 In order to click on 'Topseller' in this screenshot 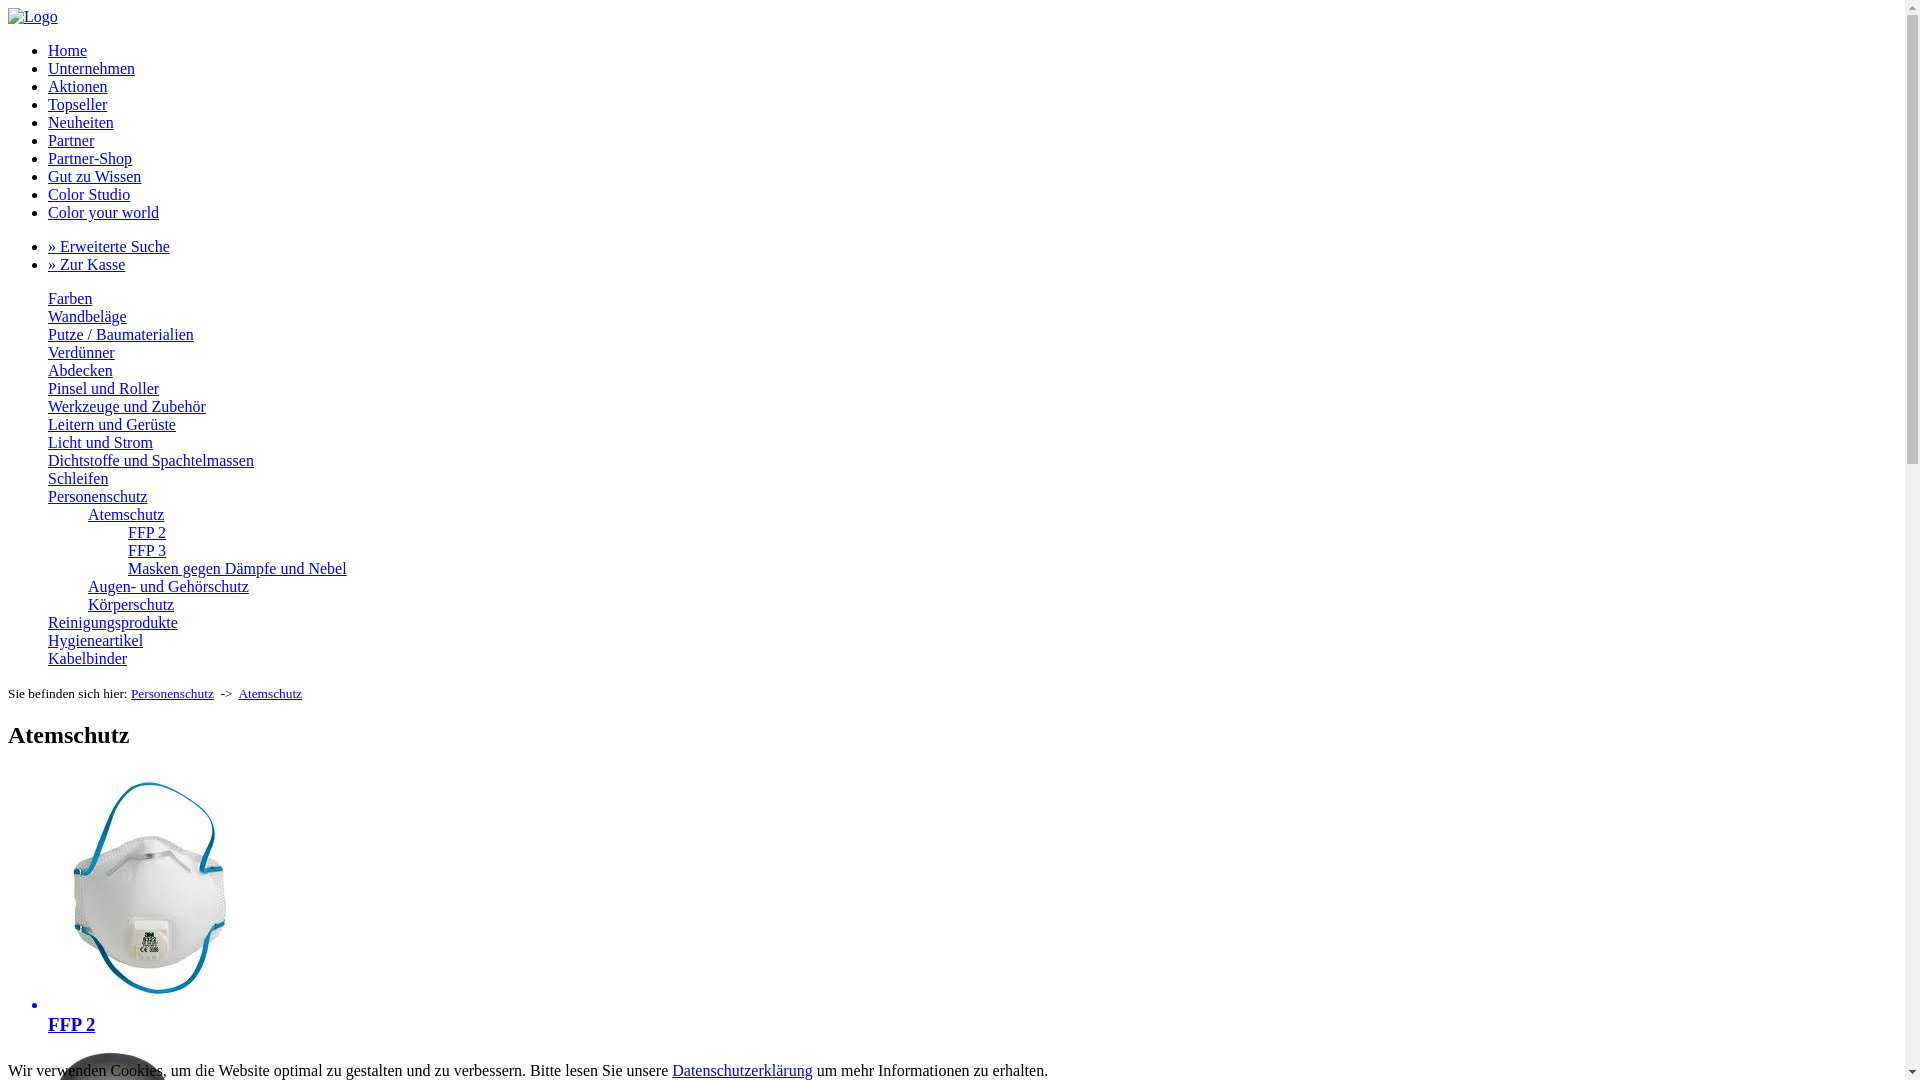, I will do `click(77, 104)`.